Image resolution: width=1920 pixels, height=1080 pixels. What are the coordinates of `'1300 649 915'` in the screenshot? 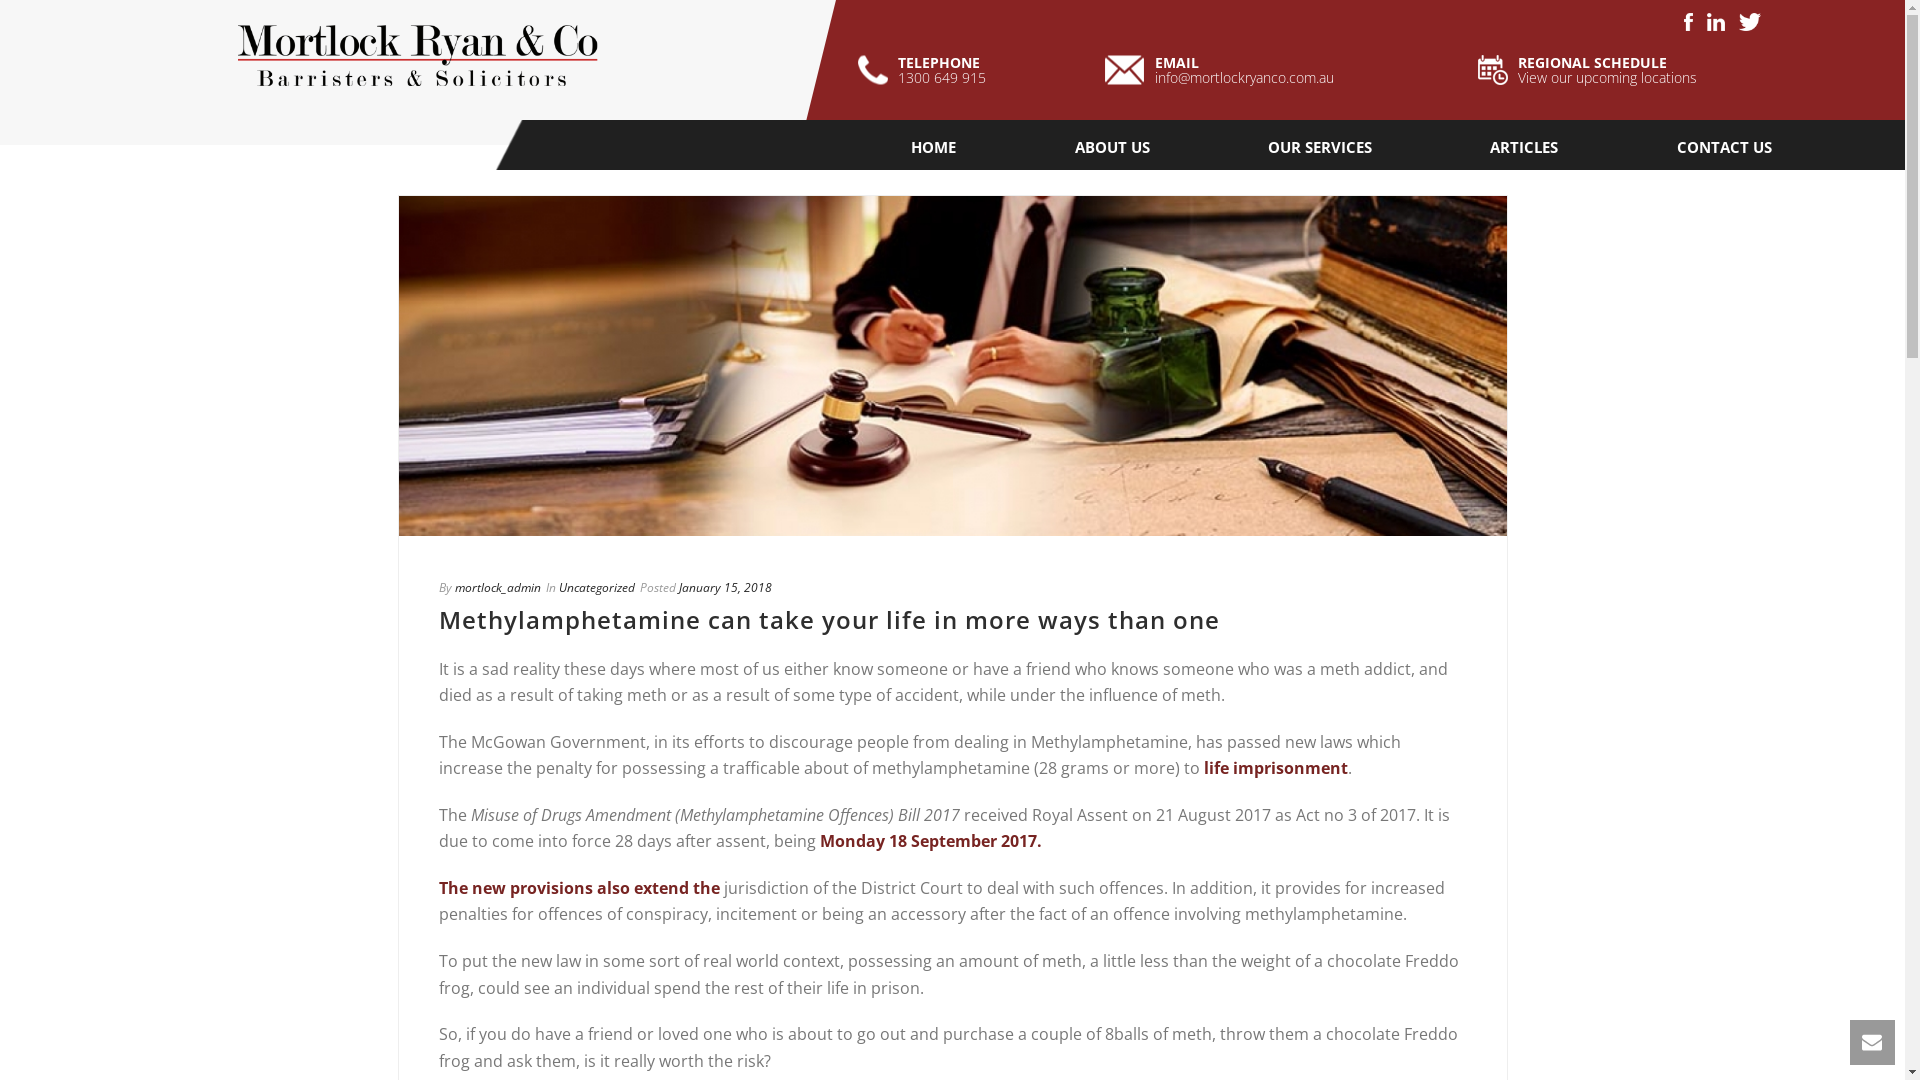 It's located at (940, 76).